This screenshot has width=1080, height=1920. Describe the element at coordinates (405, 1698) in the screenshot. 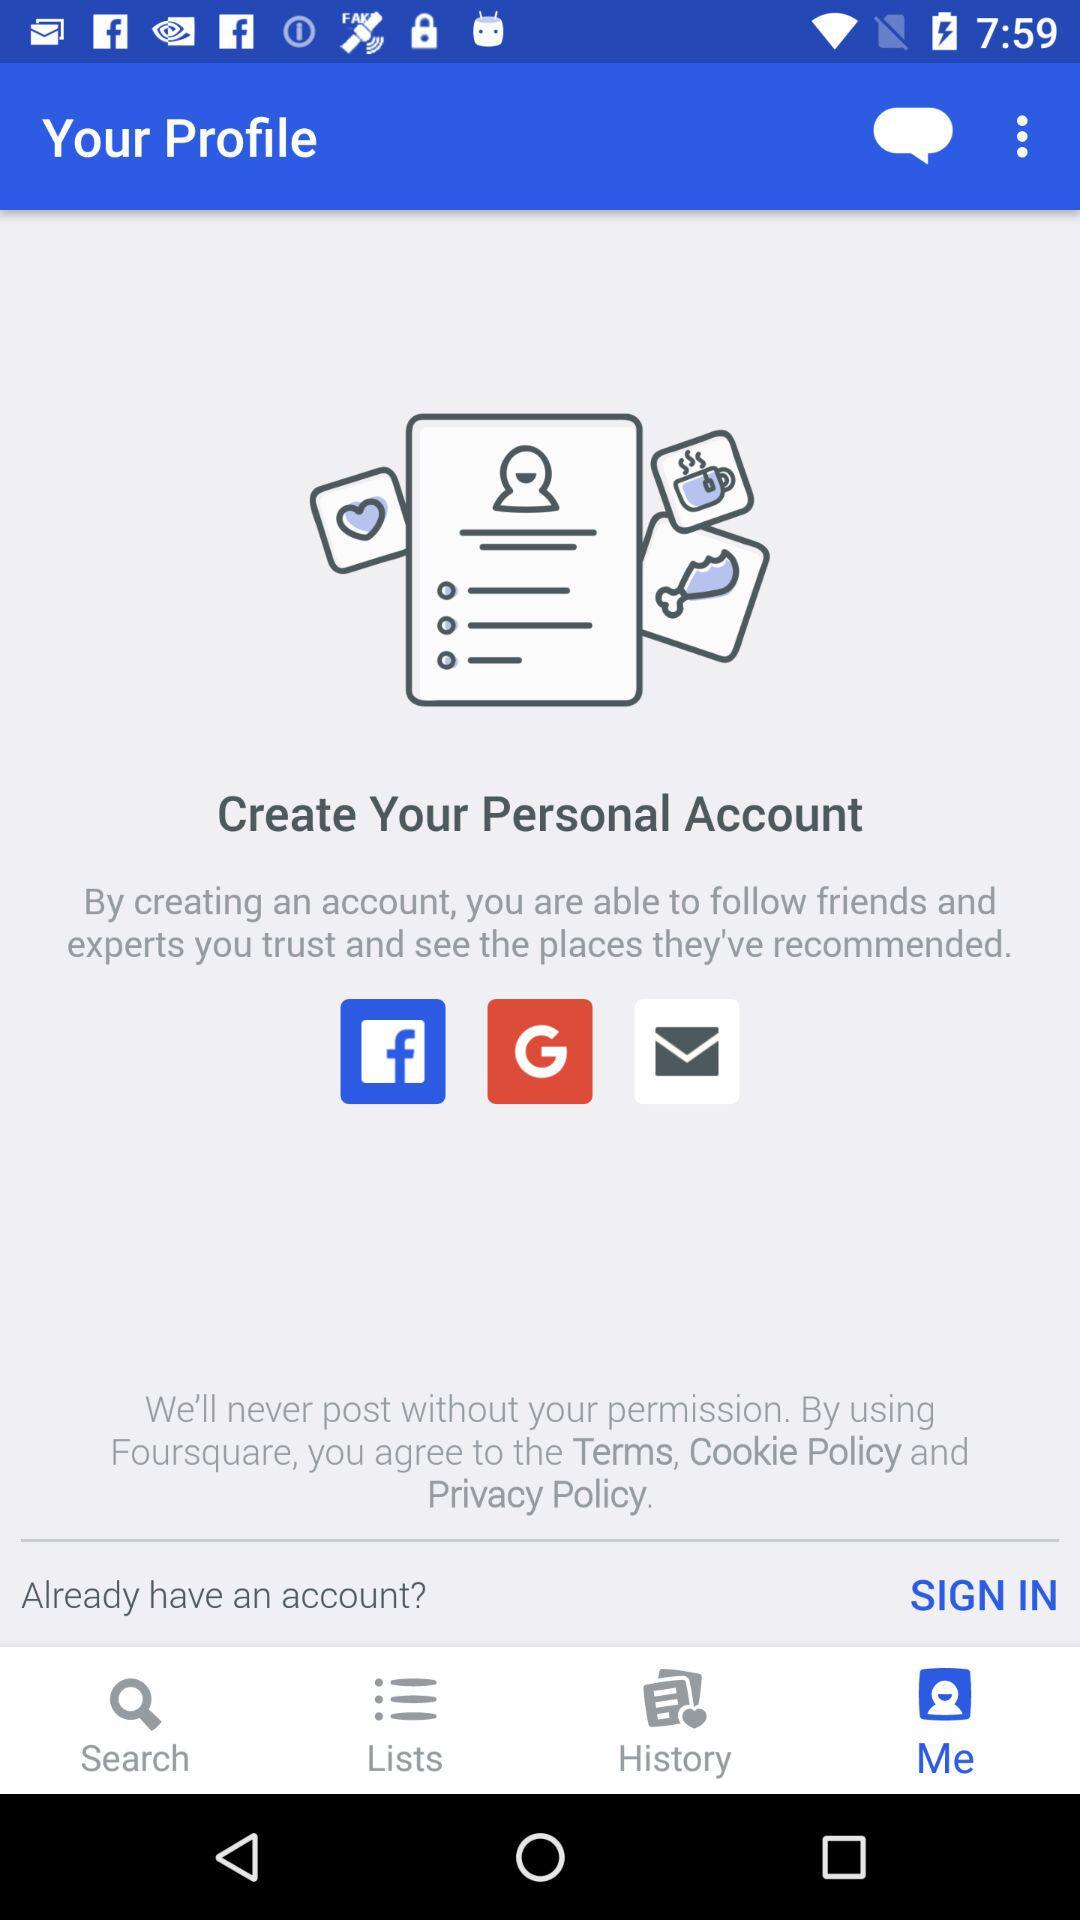

I see `the lists icon` at that location.